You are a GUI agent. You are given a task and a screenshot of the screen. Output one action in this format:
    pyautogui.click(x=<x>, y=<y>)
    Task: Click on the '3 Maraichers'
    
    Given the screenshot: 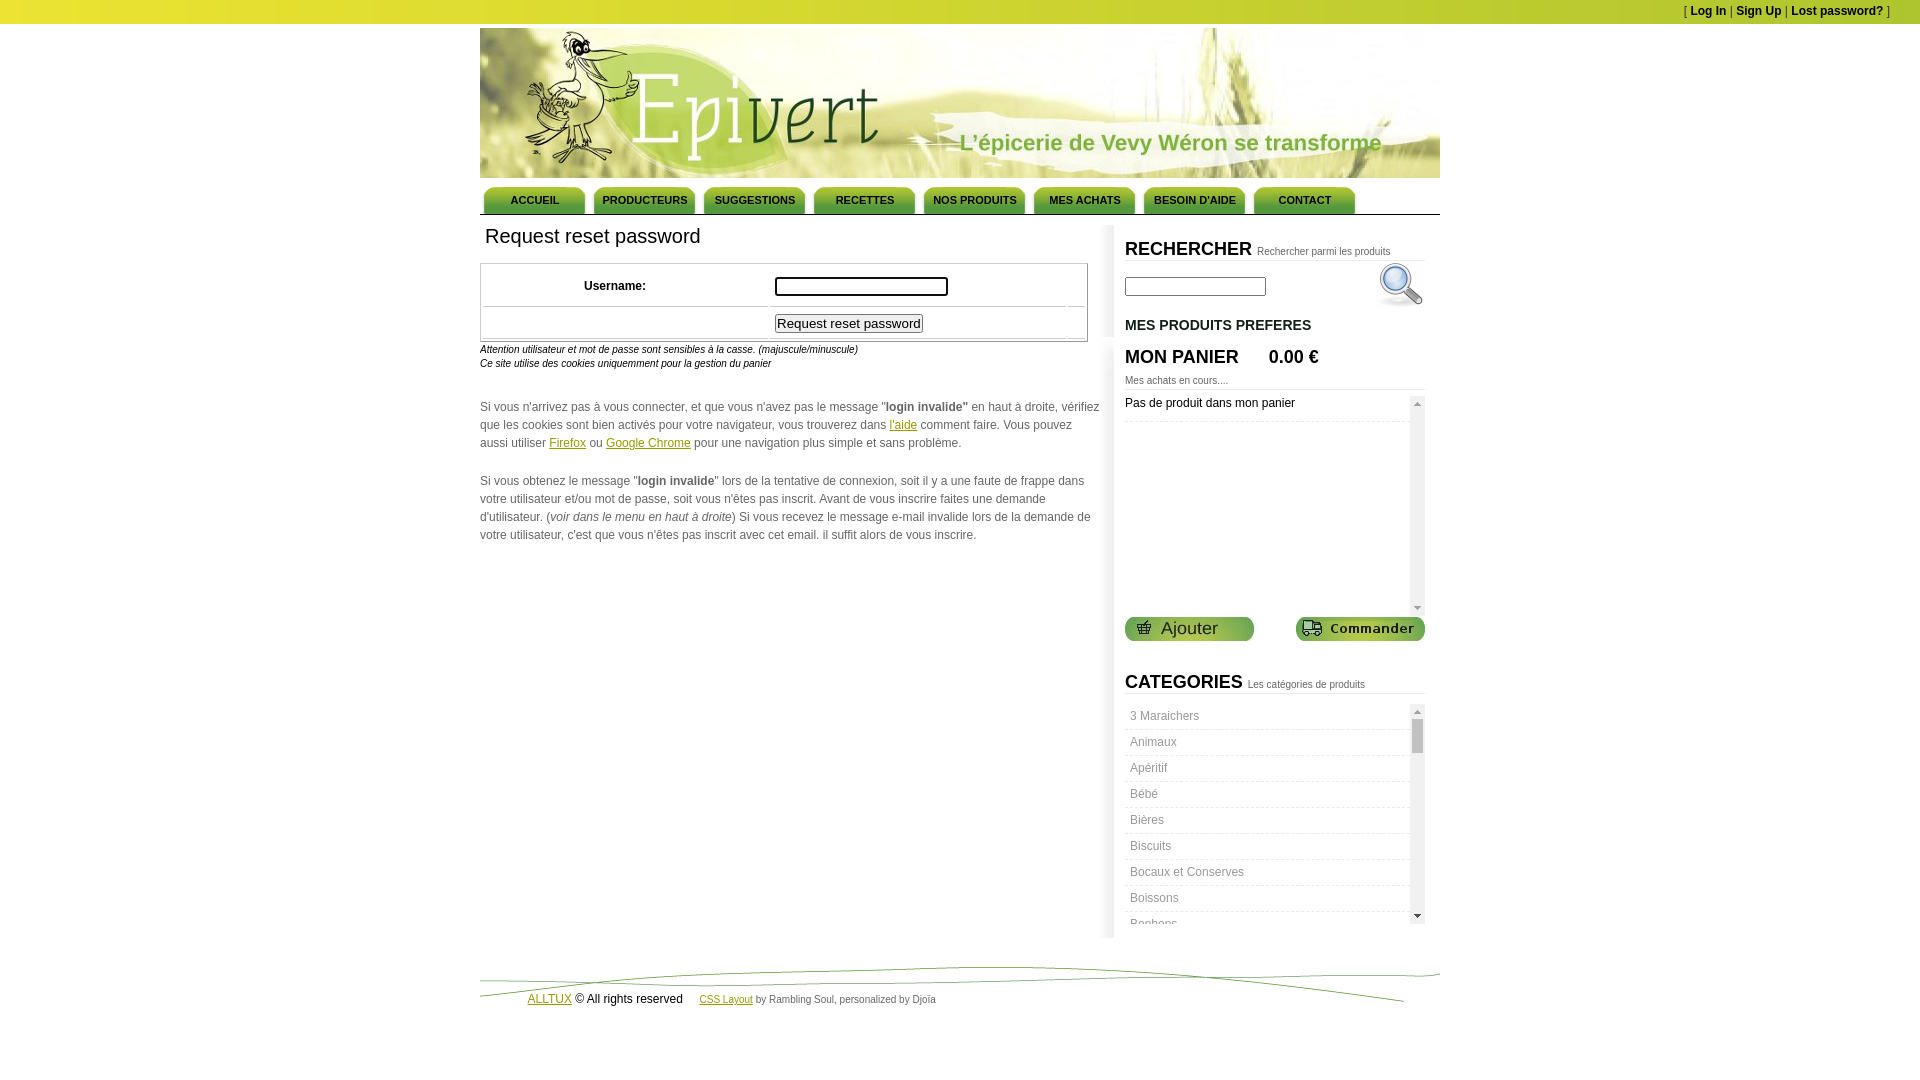 What is the action you would take?
    pyautogui.click(x=1124, y=715)
    